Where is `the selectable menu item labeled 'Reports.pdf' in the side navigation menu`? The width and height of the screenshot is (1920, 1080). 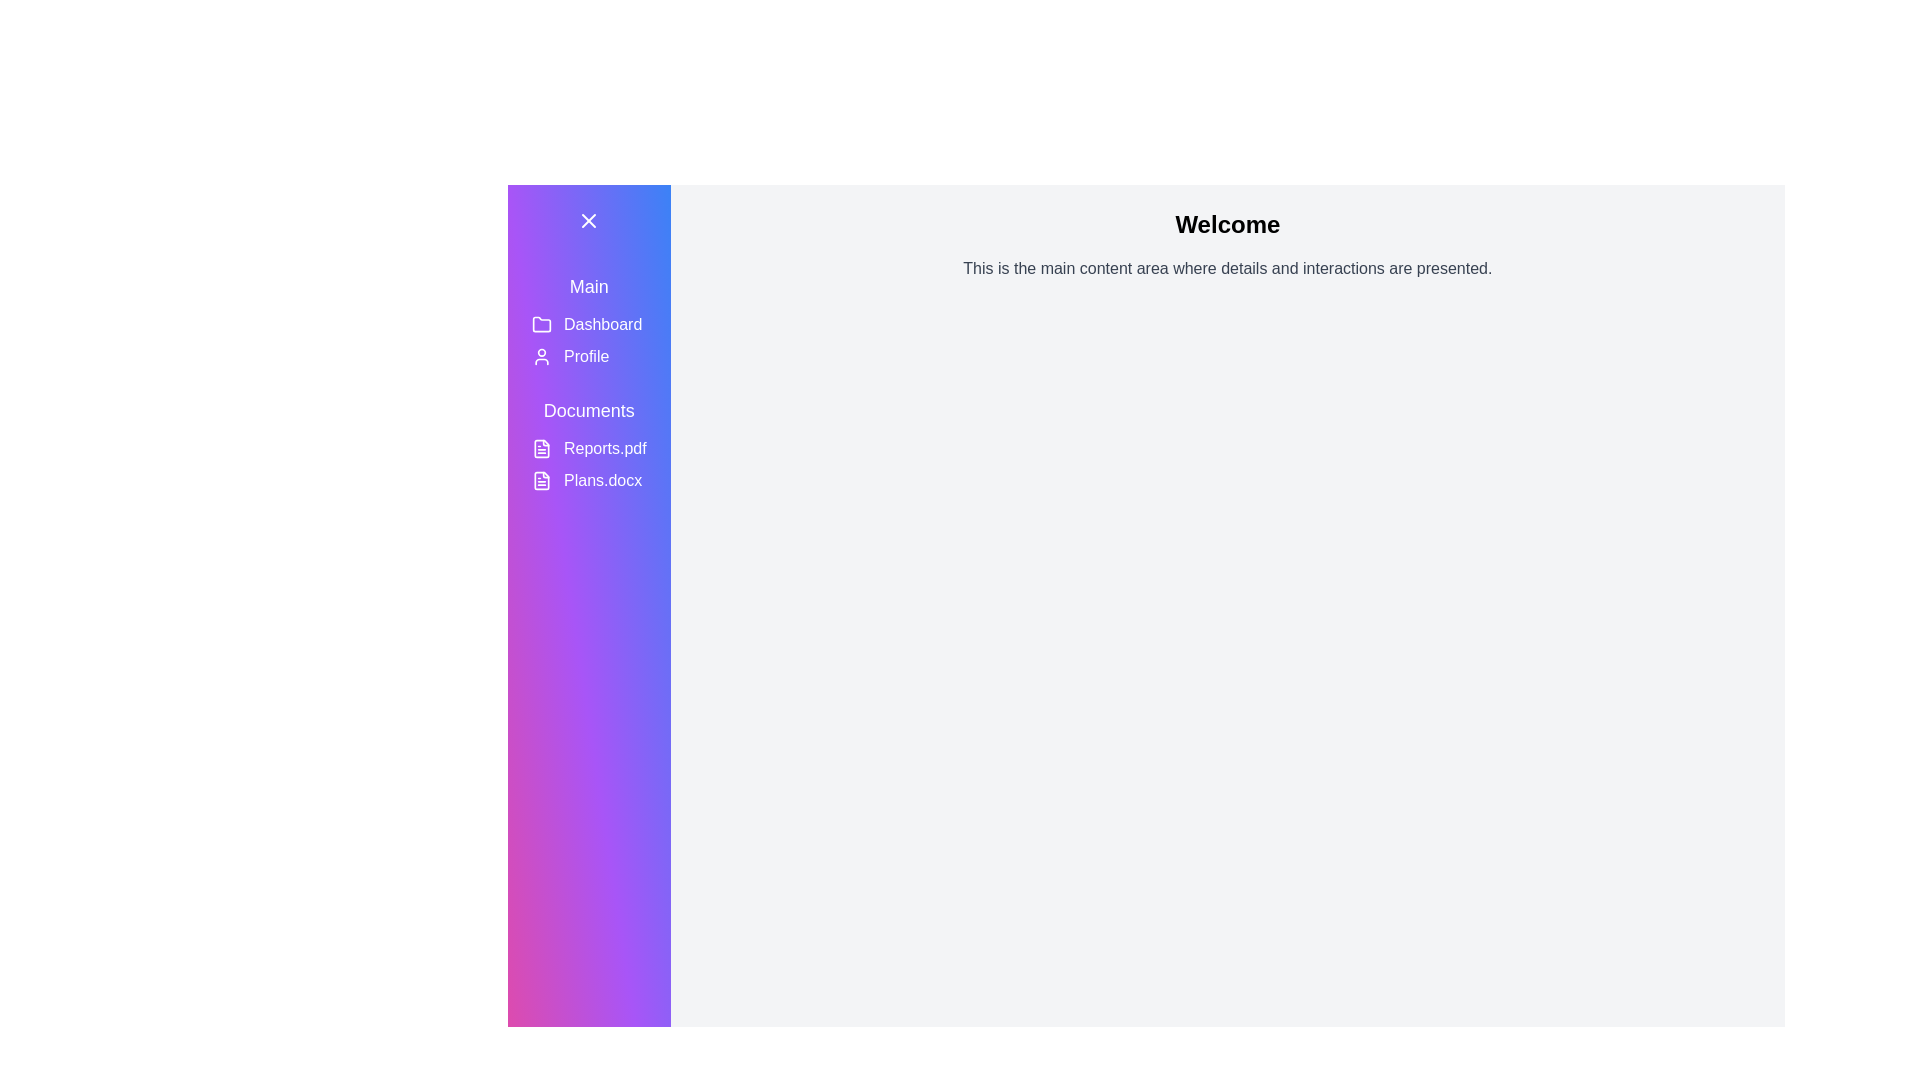
the selectable menu item labeled 'Reports.pdf' in the side navigation menu is located at coordinates (588, 447).